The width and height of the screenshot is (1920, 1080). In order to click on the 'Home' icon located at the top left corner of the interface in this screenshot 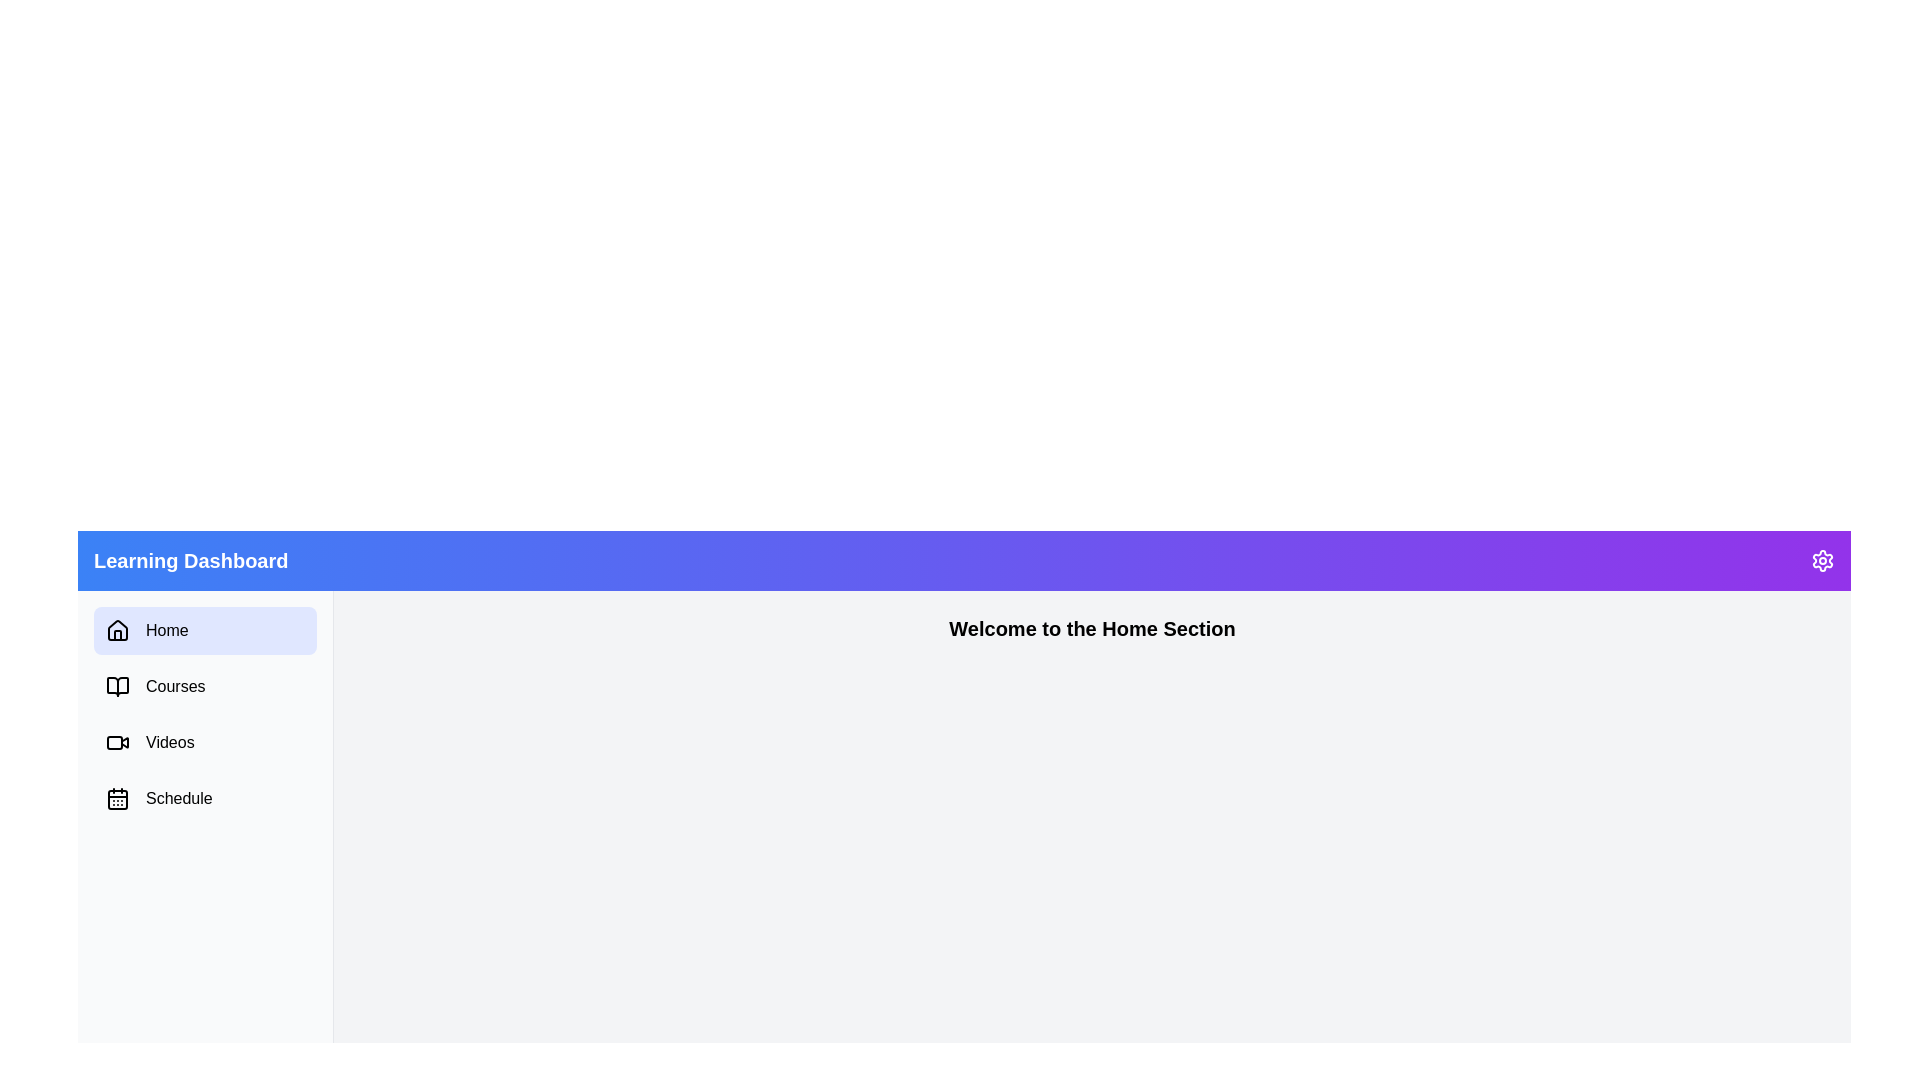, I will do `click(117, 631)`.